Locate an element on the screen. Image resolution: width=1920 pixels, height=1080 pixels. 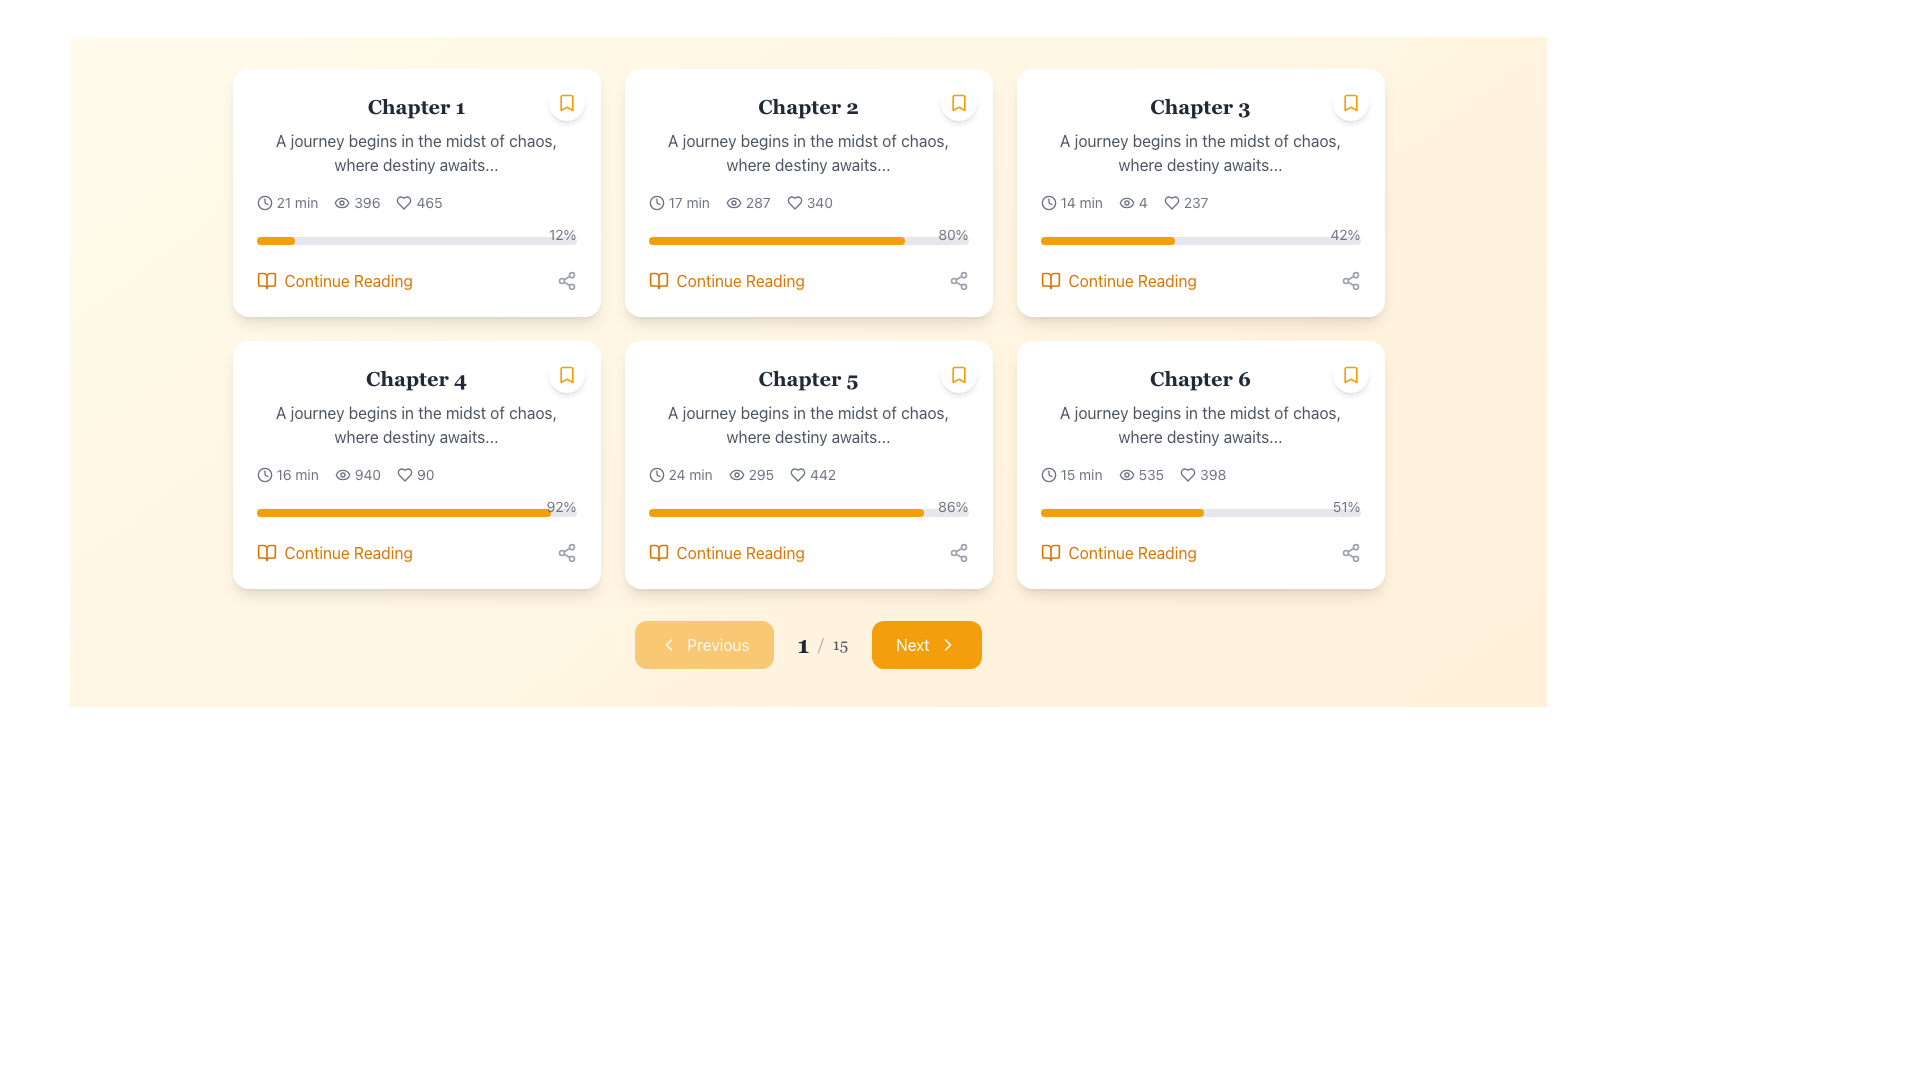
the bookmark action button located in the top-right corner of the 'Chapter 6' card to bookmark or unbookmark the chapter is located at coordinates (1350, 374).